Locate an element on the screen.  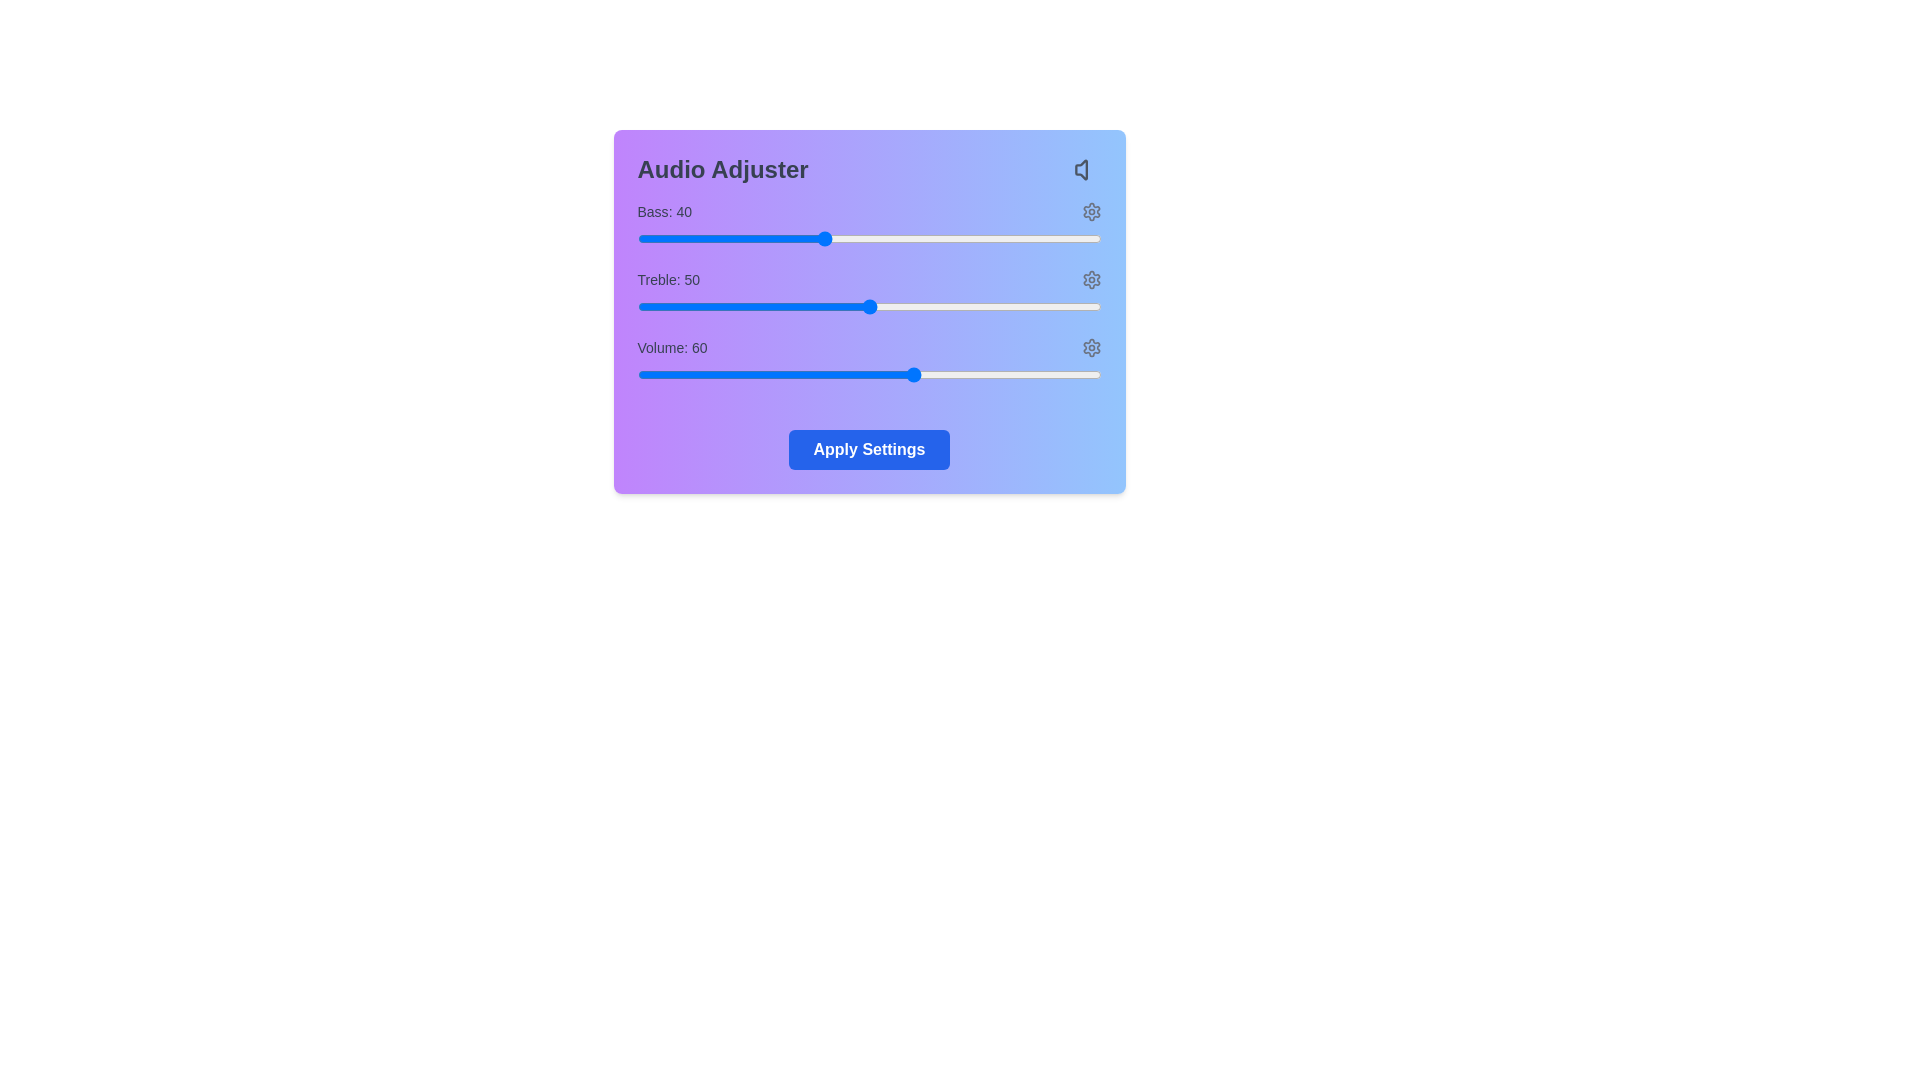
the 'Apply' button located at the bottom of the 'Audio Adjuster' panel to apply the adjusted audio settings including bass, treble, and volume is located at coordinates (869, 450).